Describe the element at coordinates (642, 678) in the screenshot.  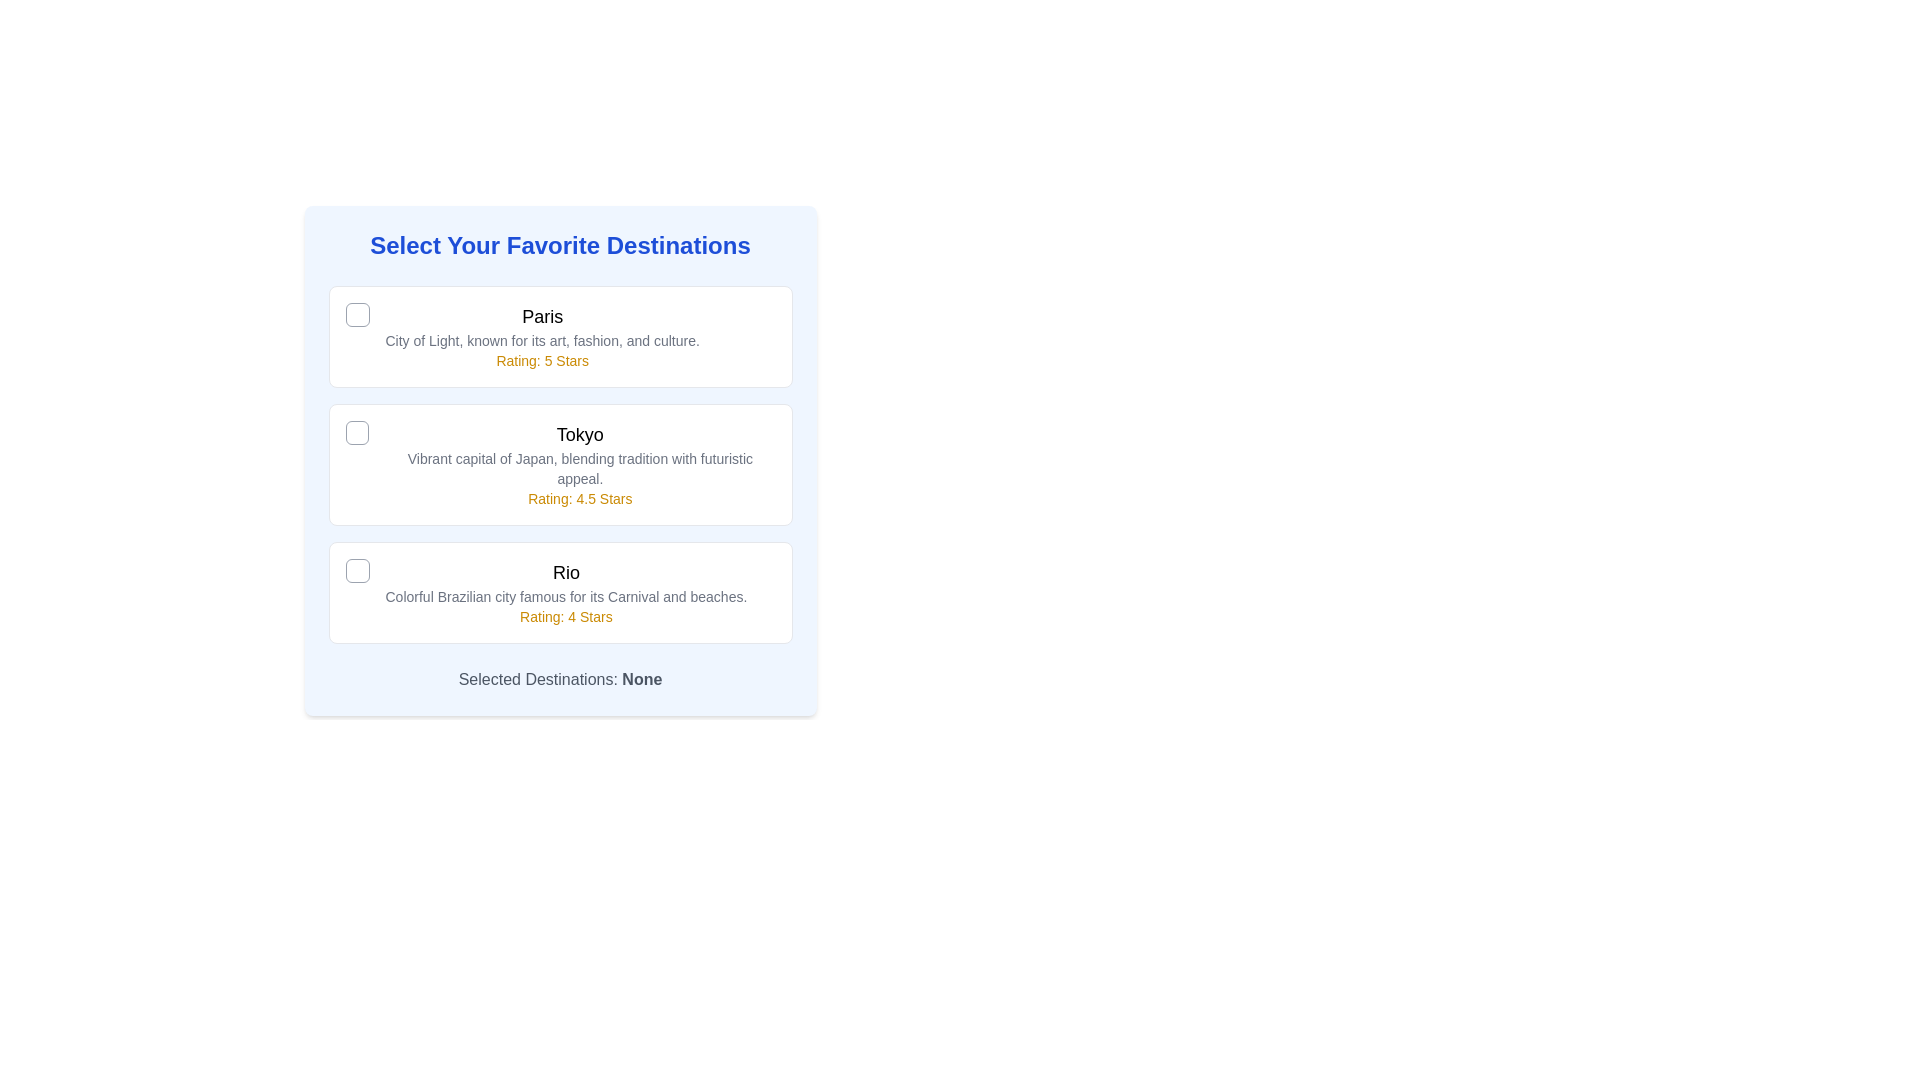
I see `the Label or Text Display indicating 'Selected Destinations: None' located at the lower portion of the interface` at that location.